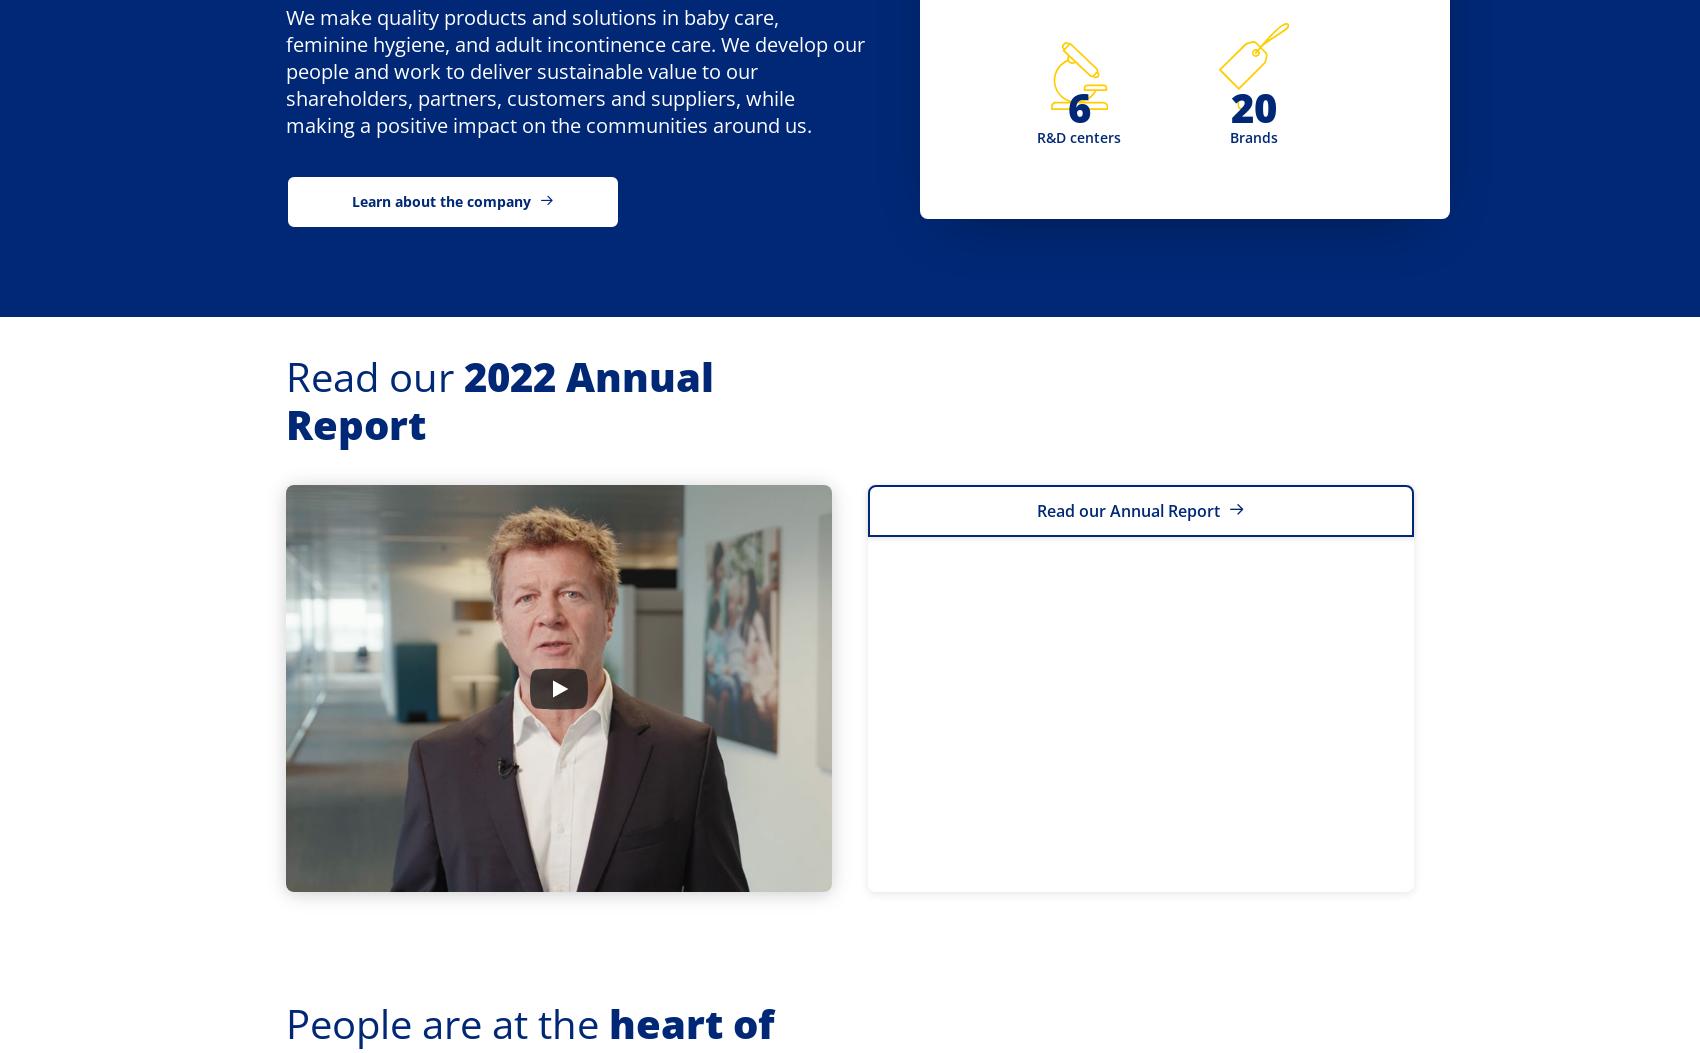  What do you see at coordinates (692, 1022) in the screenshot?
I see `'heart of'` at bounding box center [692, 1022].